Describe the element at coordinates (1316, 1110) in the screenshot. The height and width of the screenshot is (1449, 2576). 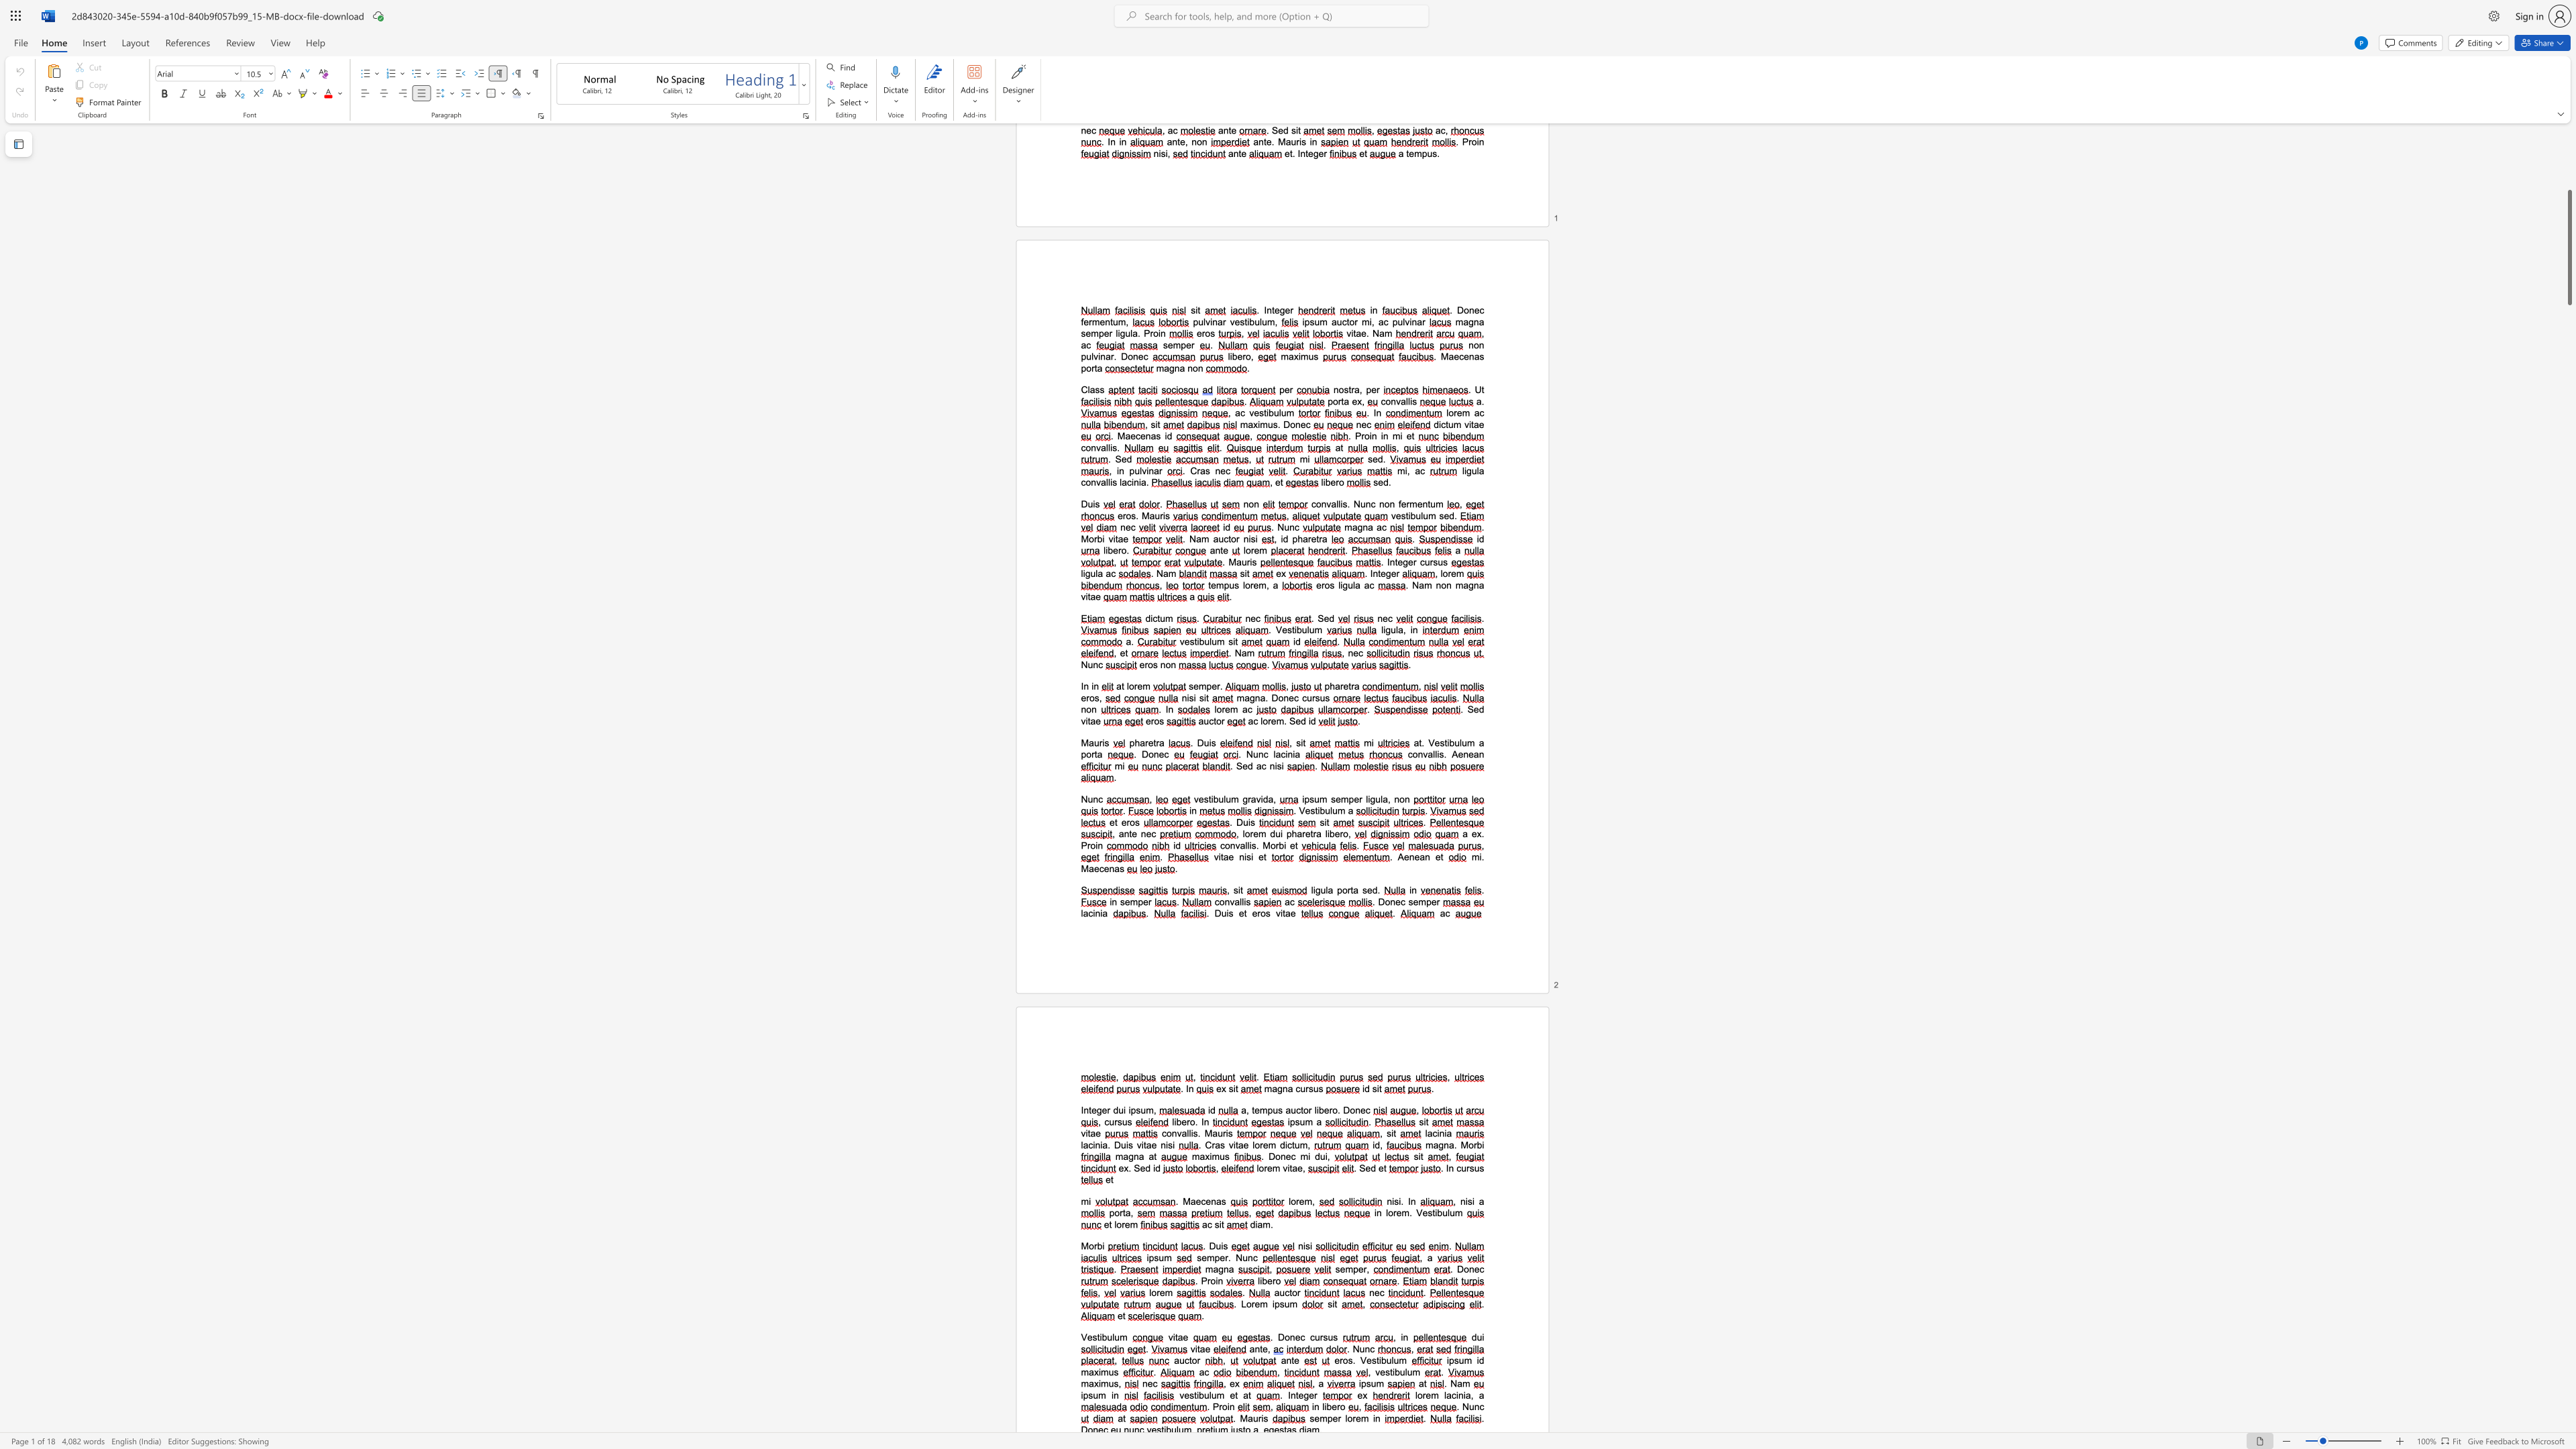
I see `the space between the continuous character "l" and "i" in the text` at that location.